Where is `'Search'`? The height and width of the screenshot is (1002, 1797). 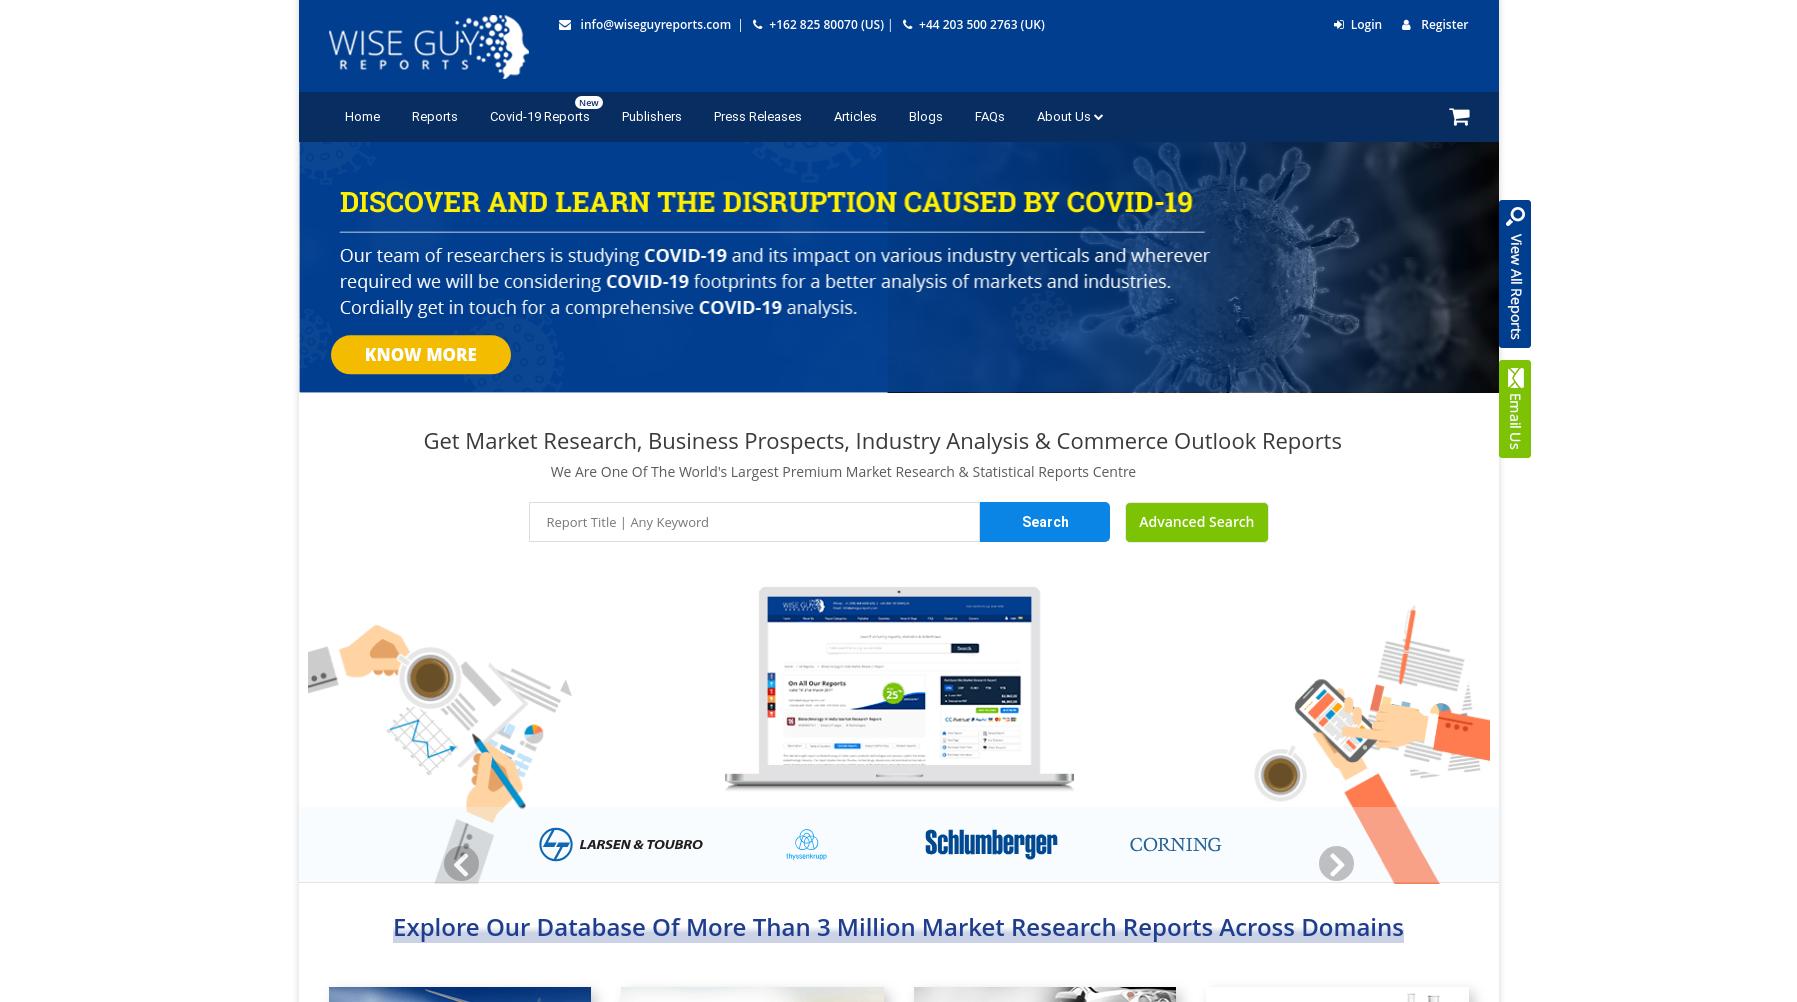
'Search' is located at coordinates (1021, 522).